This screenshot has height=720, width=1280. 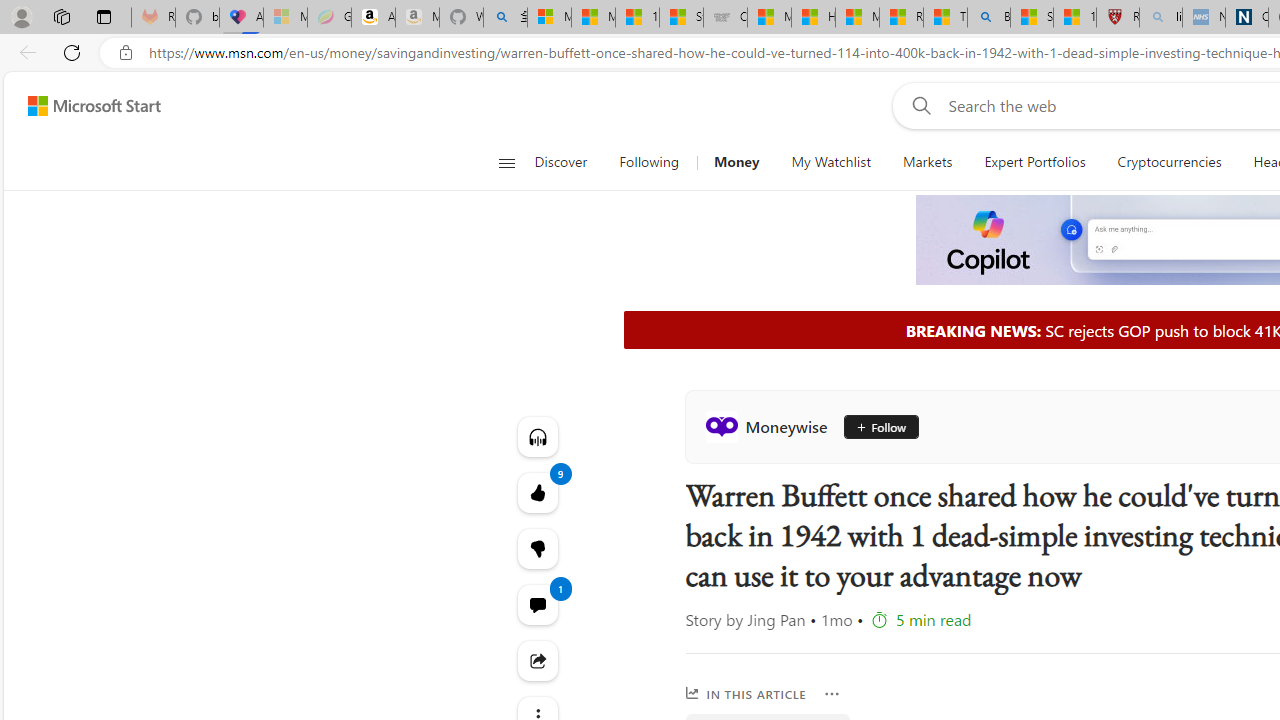 What do you see at coordinates (873, 425) in the screenshot?
I see `'Follow'` at bounding box center [873, 425].